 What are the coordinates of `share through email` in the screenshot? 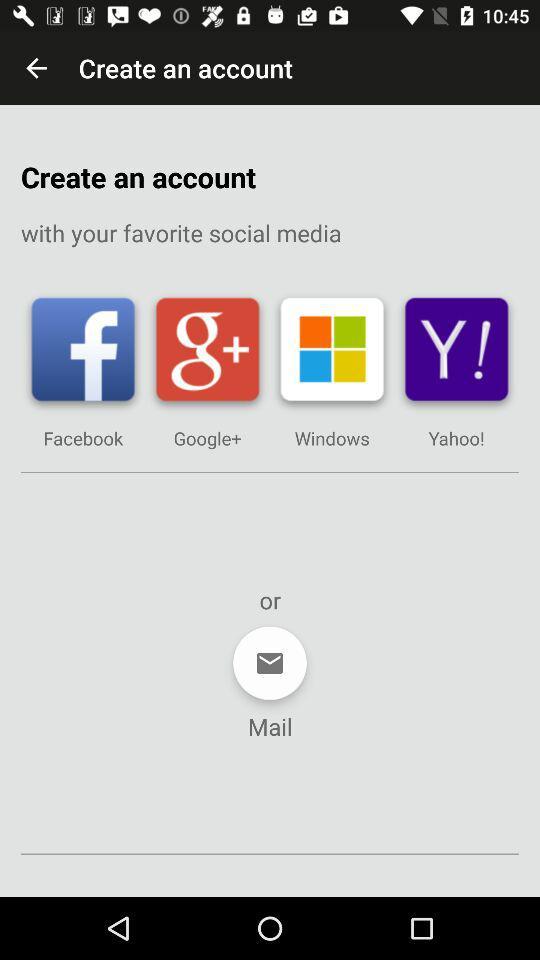 It's located at (270, 663).